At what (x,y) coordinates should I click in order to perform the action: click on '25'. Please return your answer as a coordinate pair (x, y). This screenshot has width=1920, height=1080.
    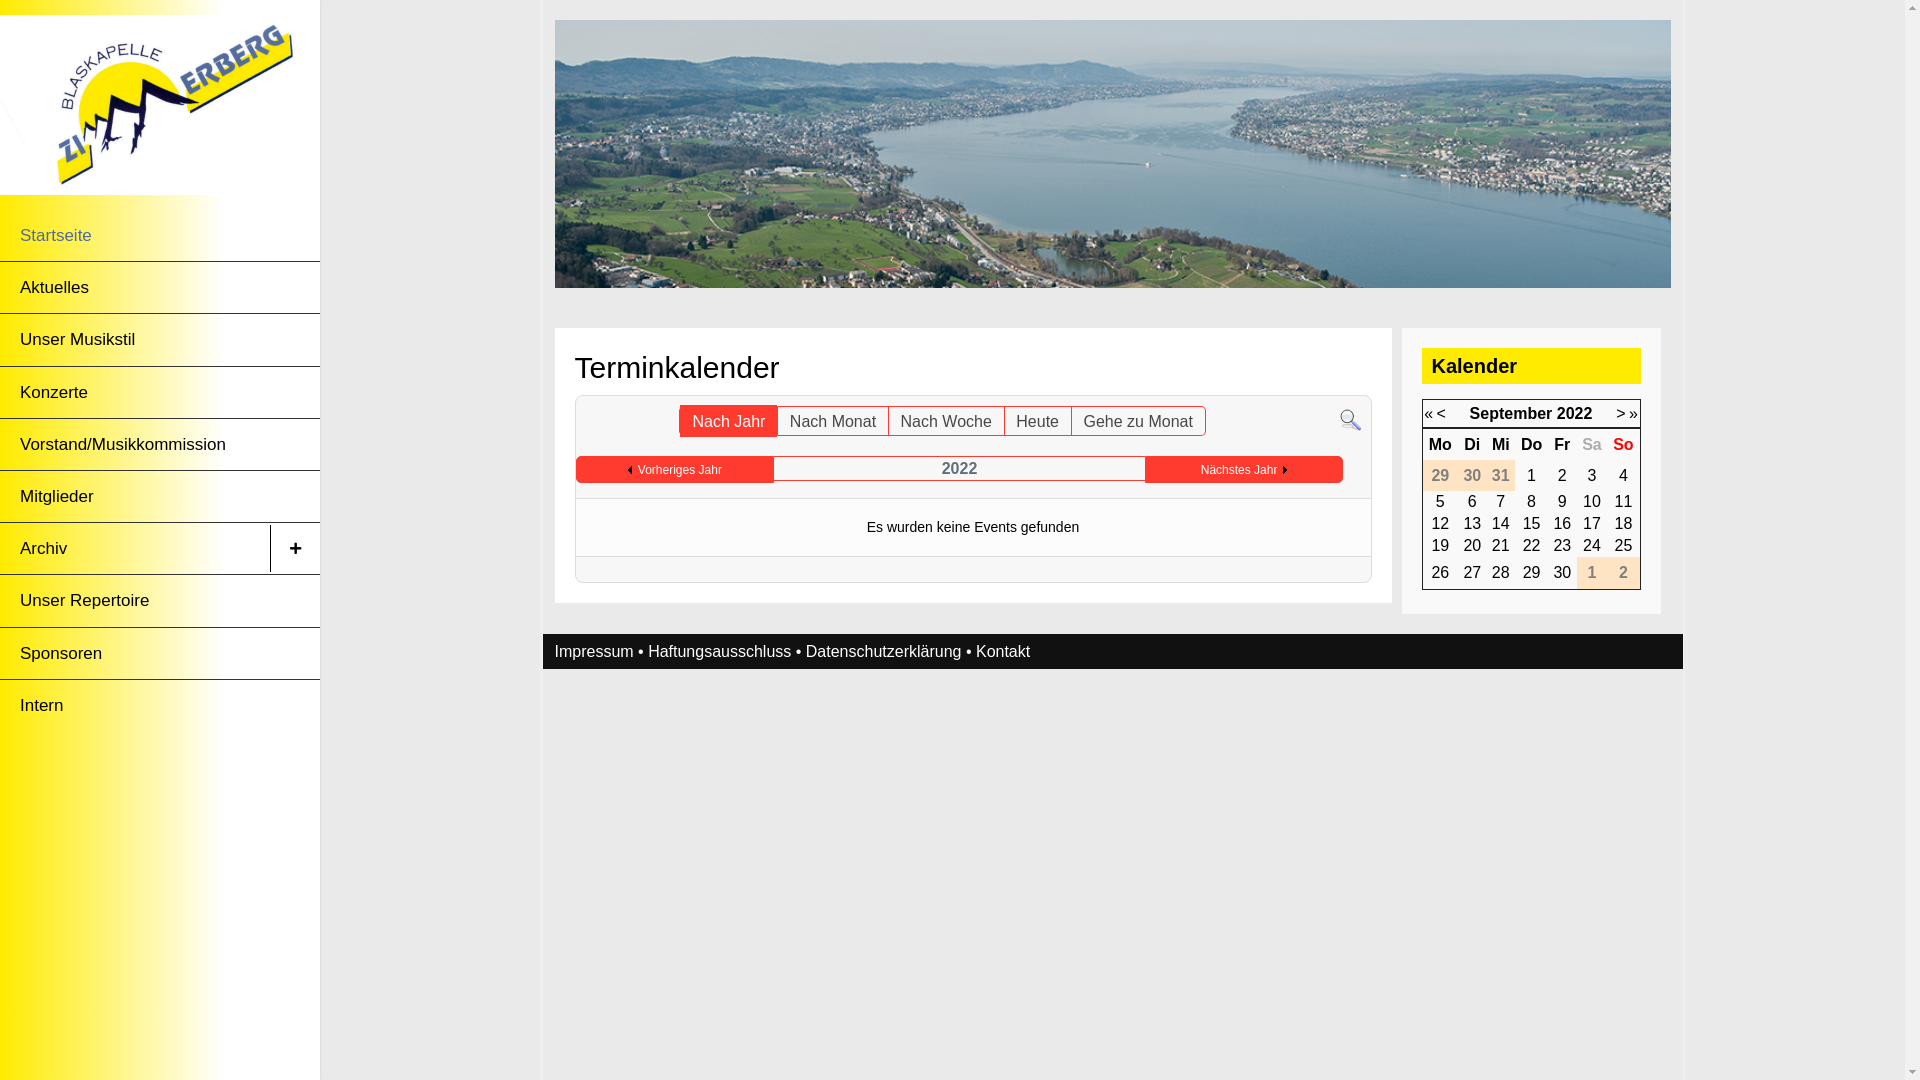
    Looking at the image, I should click on (1623, 545).